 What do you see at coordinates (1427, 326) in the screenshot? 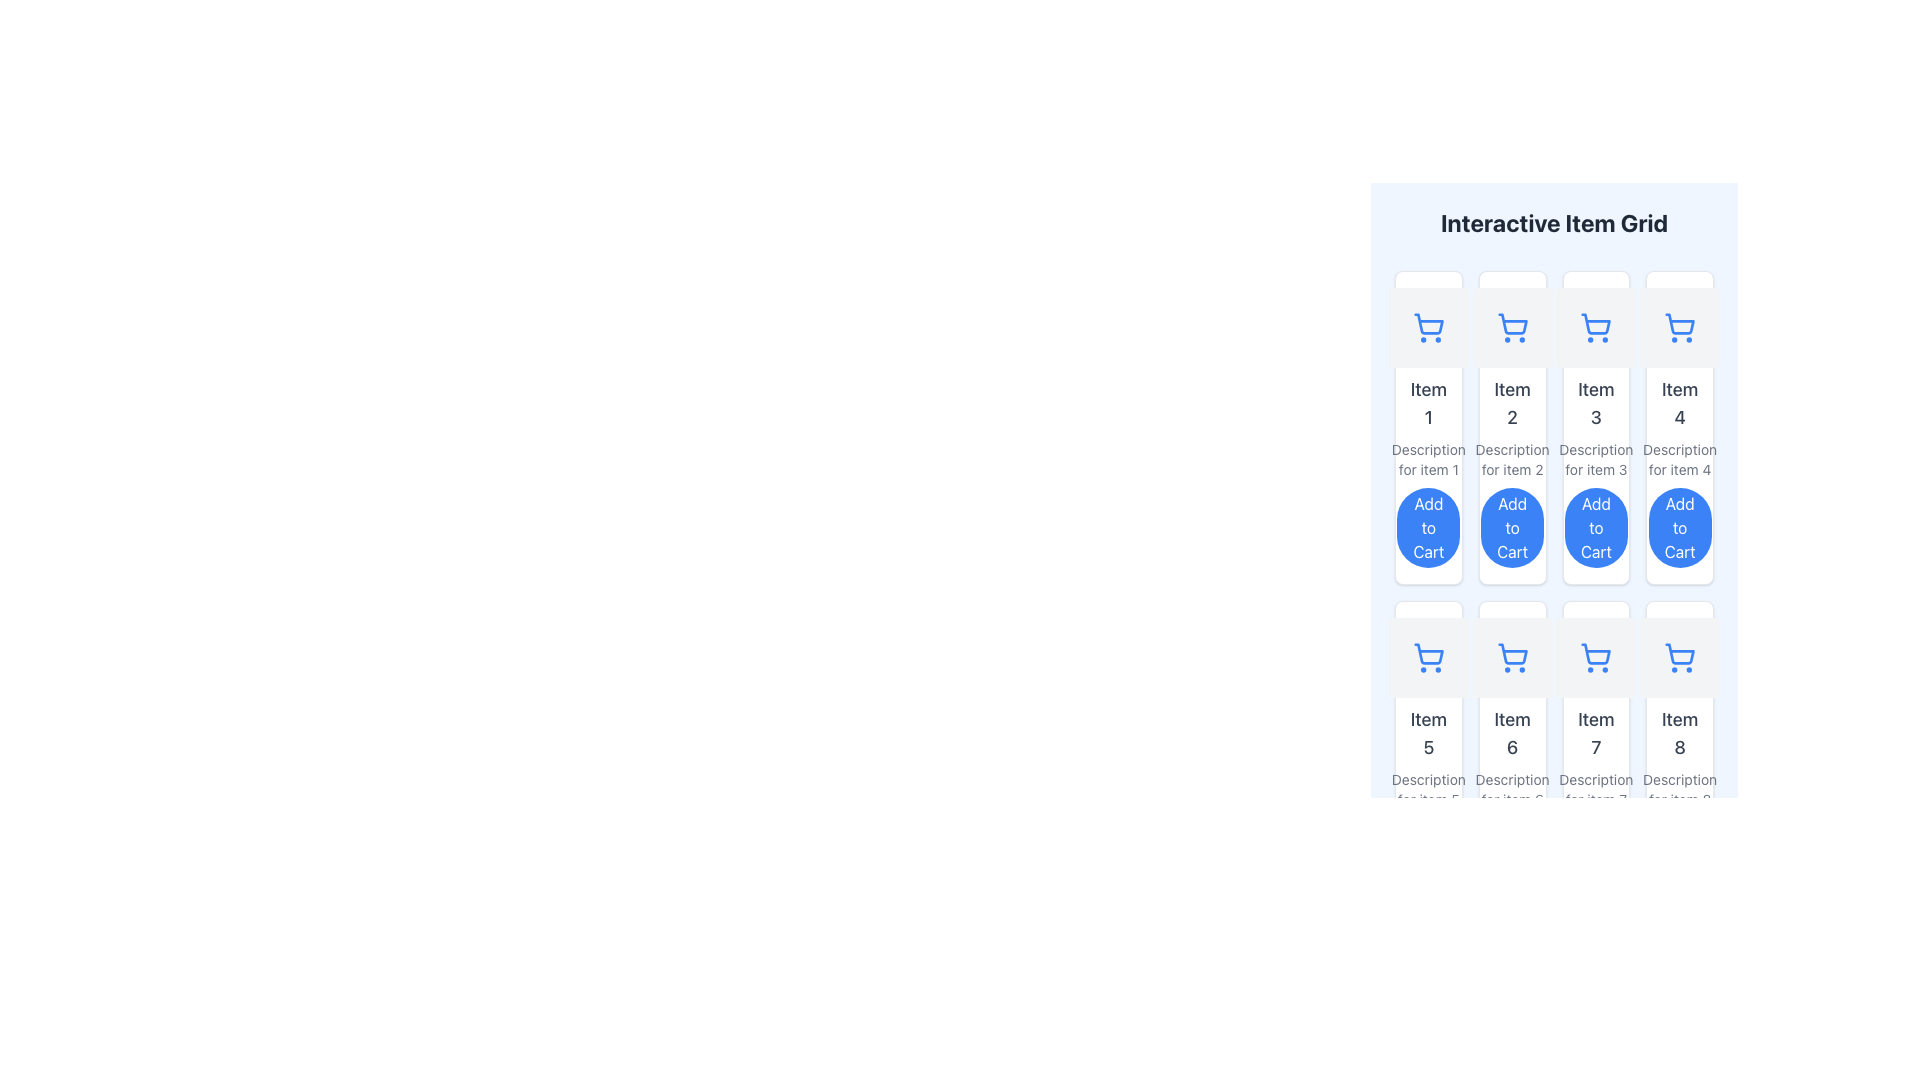
I see `the shopping icon located at the top of the 'Item 1' card, which visually represents the shopping action and indicates interaction with the shopping cart system` at bounding box center [1427, 326].